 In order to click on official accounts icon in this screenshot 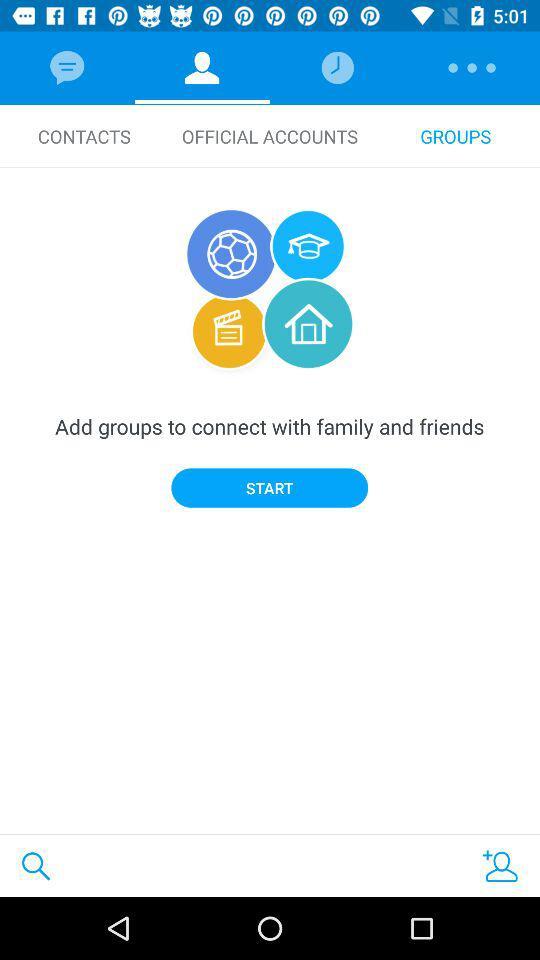, I will do `click(270, 135)`.